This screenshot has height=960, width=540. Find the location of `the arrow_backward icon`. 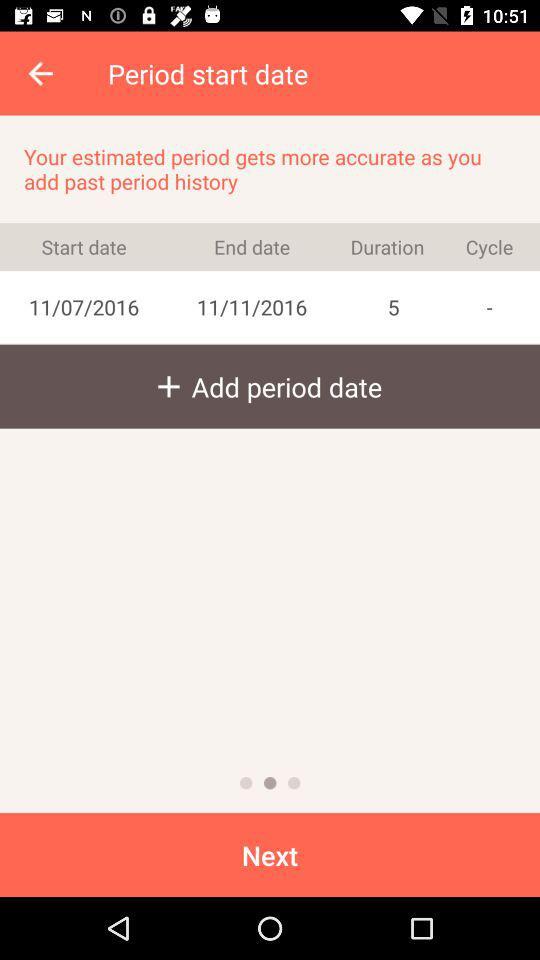

the arrow_backward icon is located at coordinates (42, 73).